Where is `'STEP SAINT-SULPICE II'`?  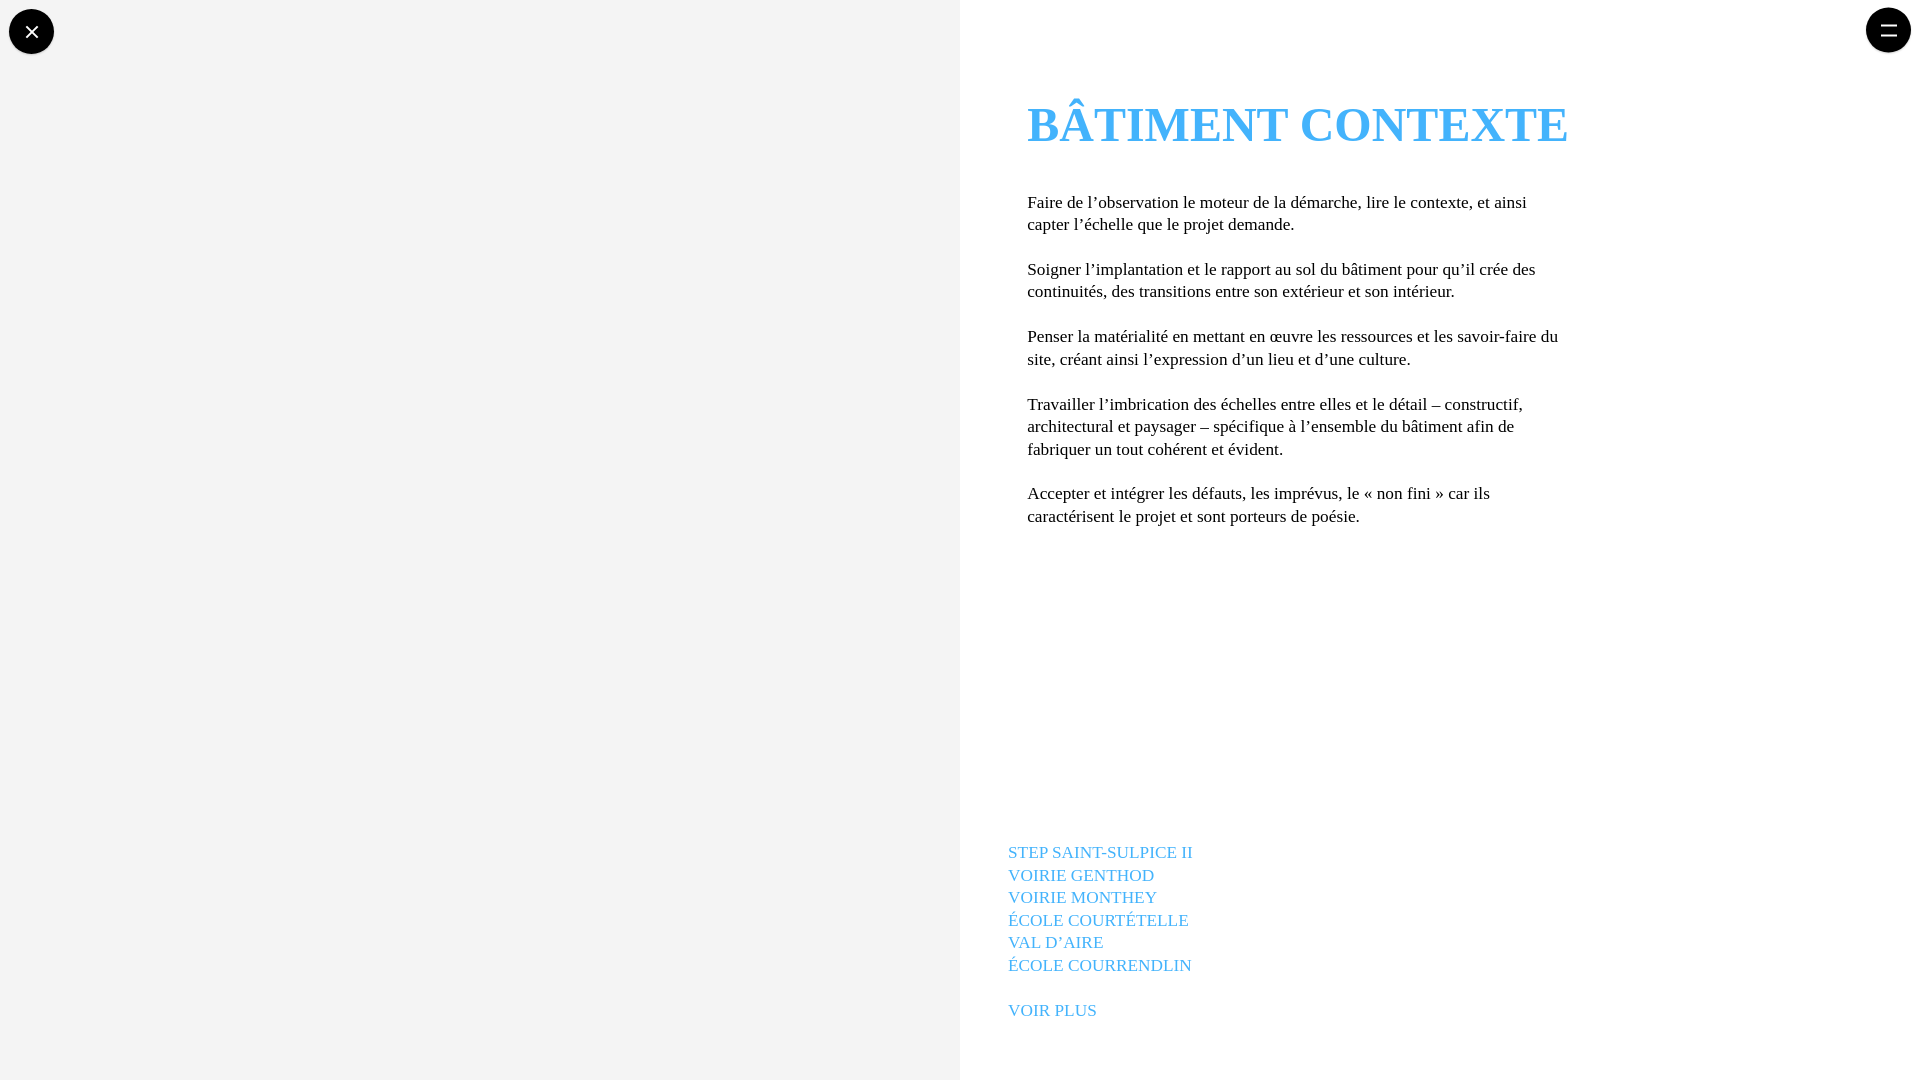
'STEP SAINT-SULPICE II' is located at coordinates (1100, 853).